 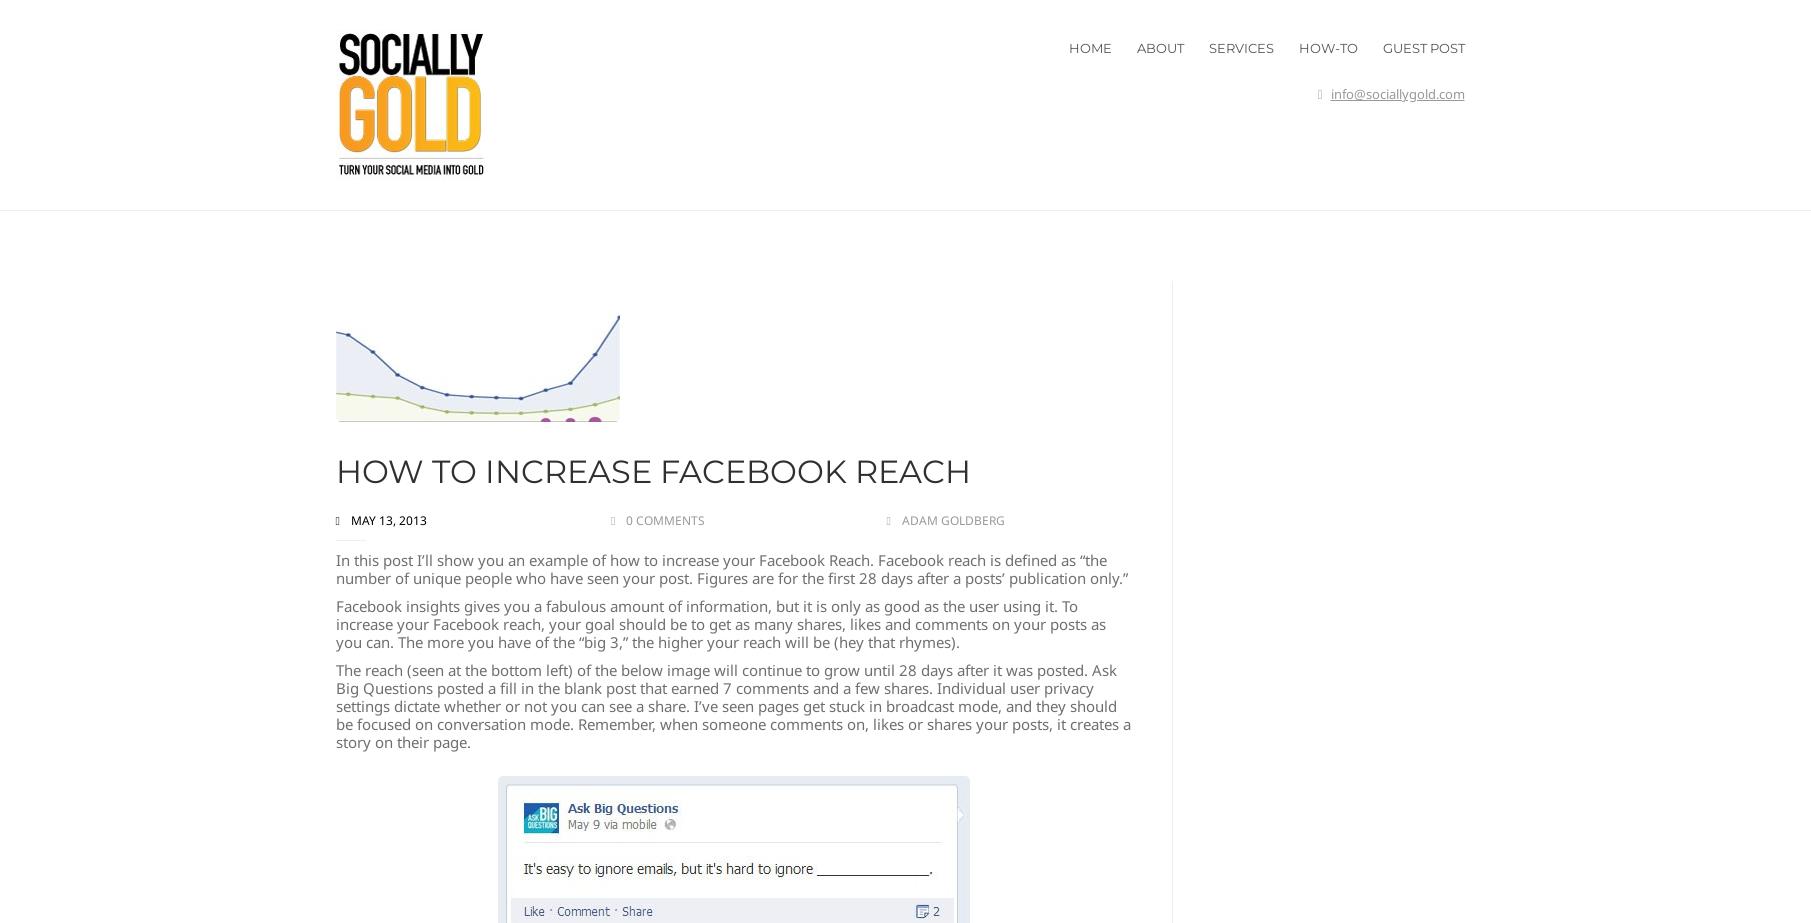 What do you see at coordinates (1089, 47) in the screenshot?
I see `'HOME'` at bounding box center [1089, 47].